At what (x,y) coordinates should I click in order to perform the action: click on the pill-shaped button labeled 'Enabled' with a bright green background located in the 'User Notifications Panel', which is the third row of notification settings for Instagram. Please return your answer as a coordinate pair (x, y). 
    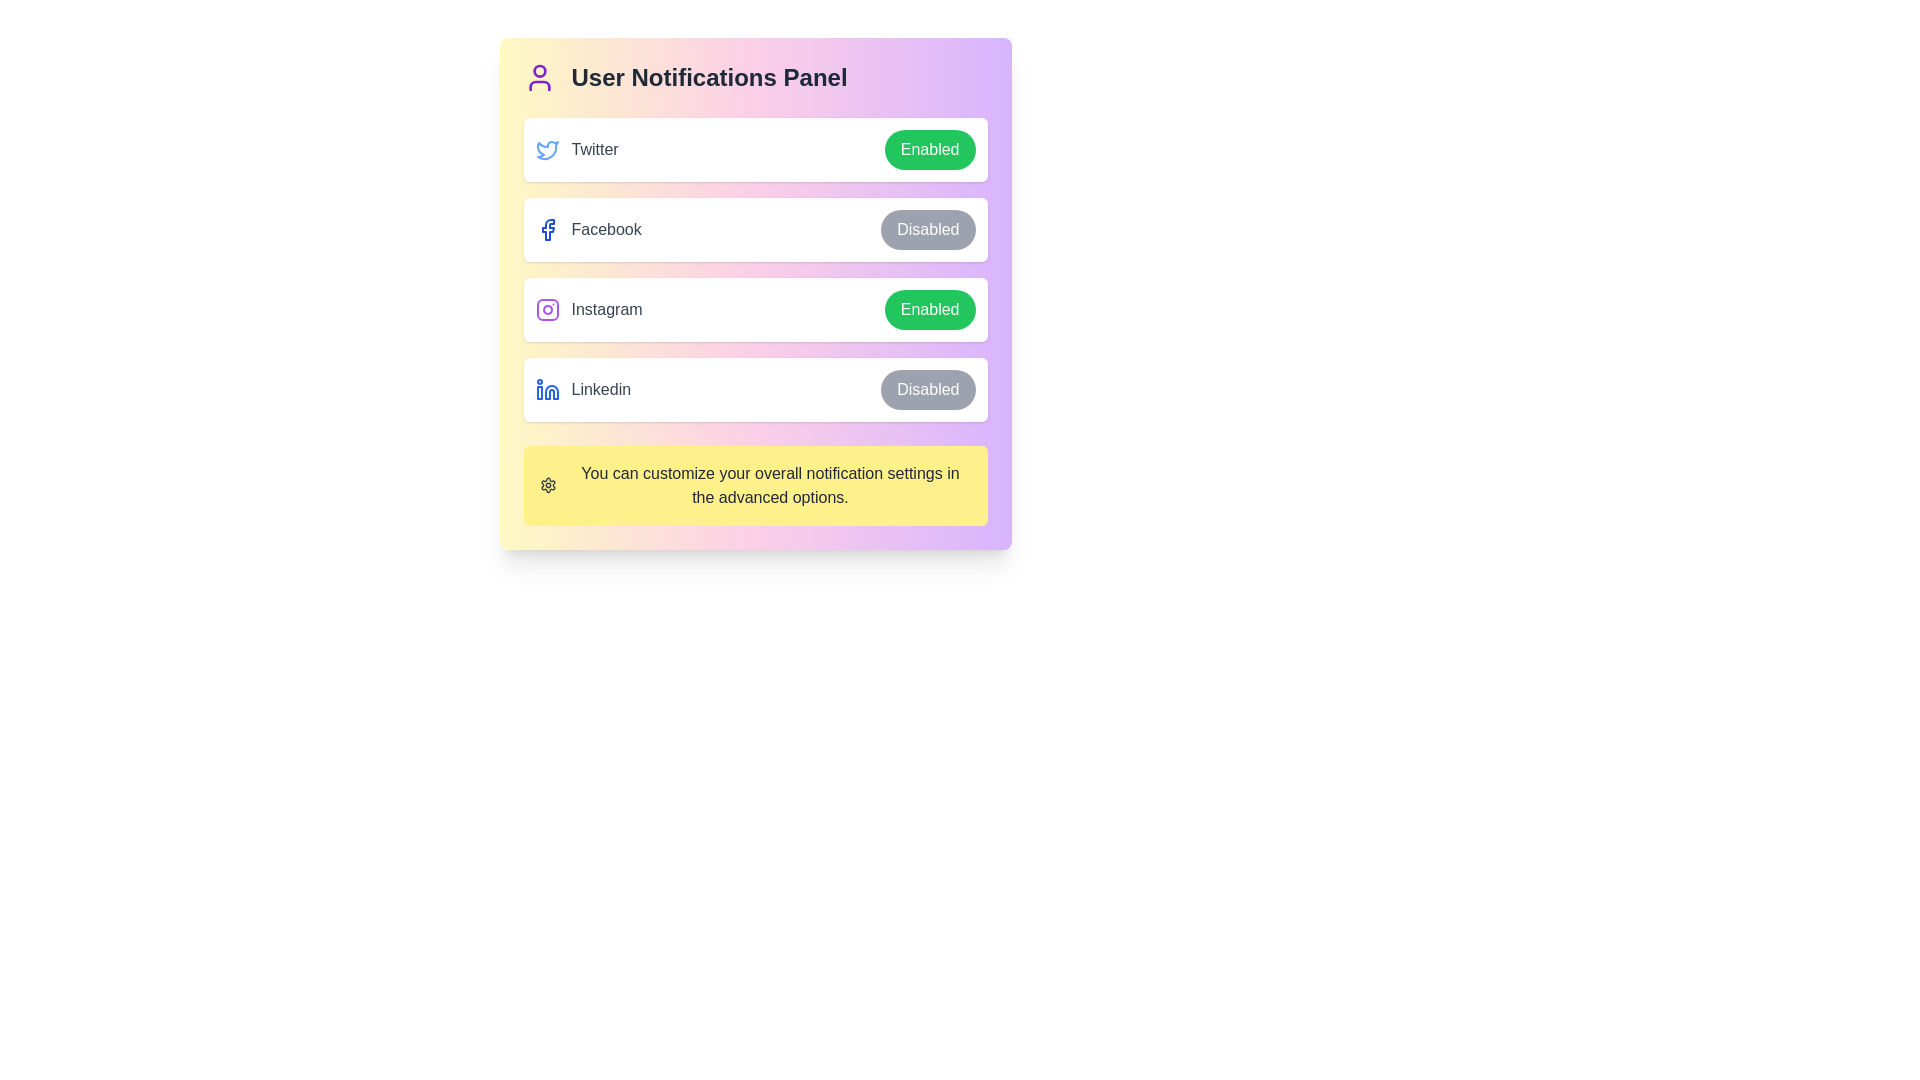
    Looking at the image, I should click on (929, 309).